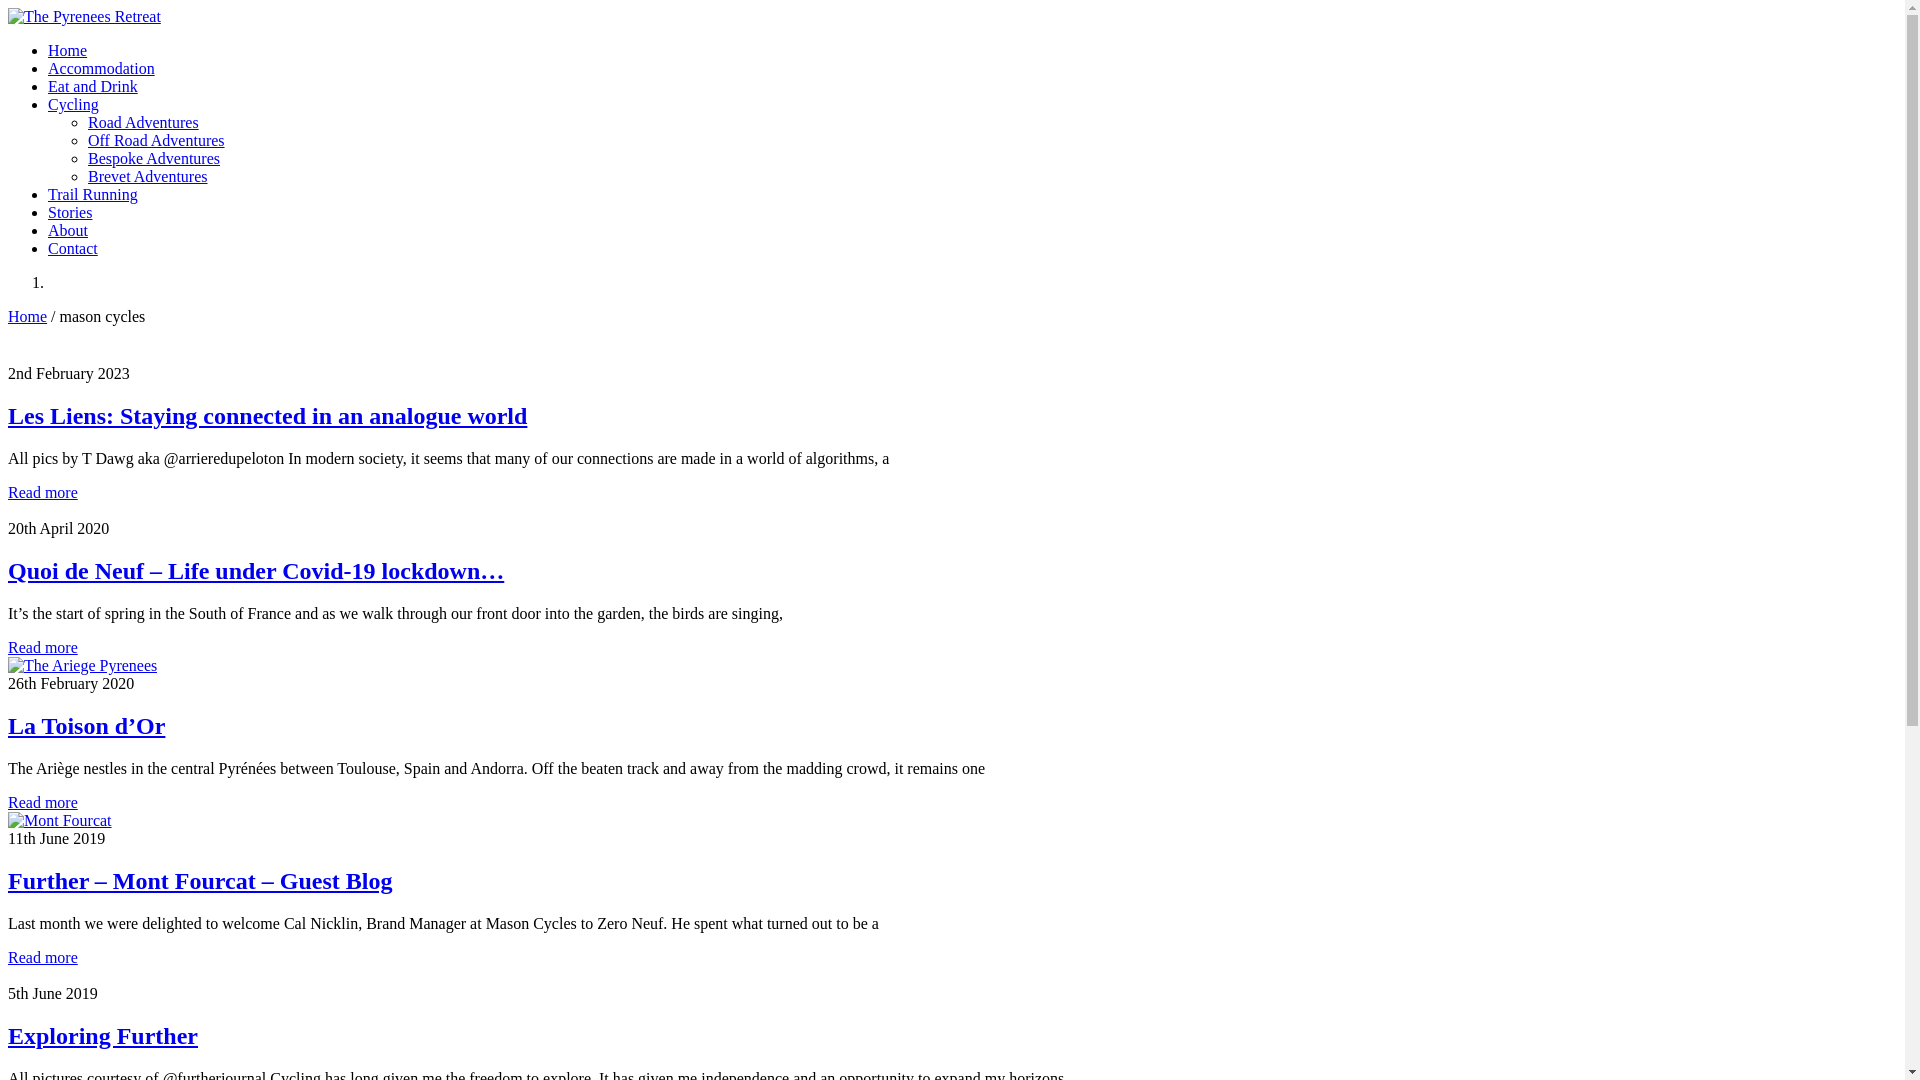  I want to click on 'Bespoke Adventures', so click(152, 157).